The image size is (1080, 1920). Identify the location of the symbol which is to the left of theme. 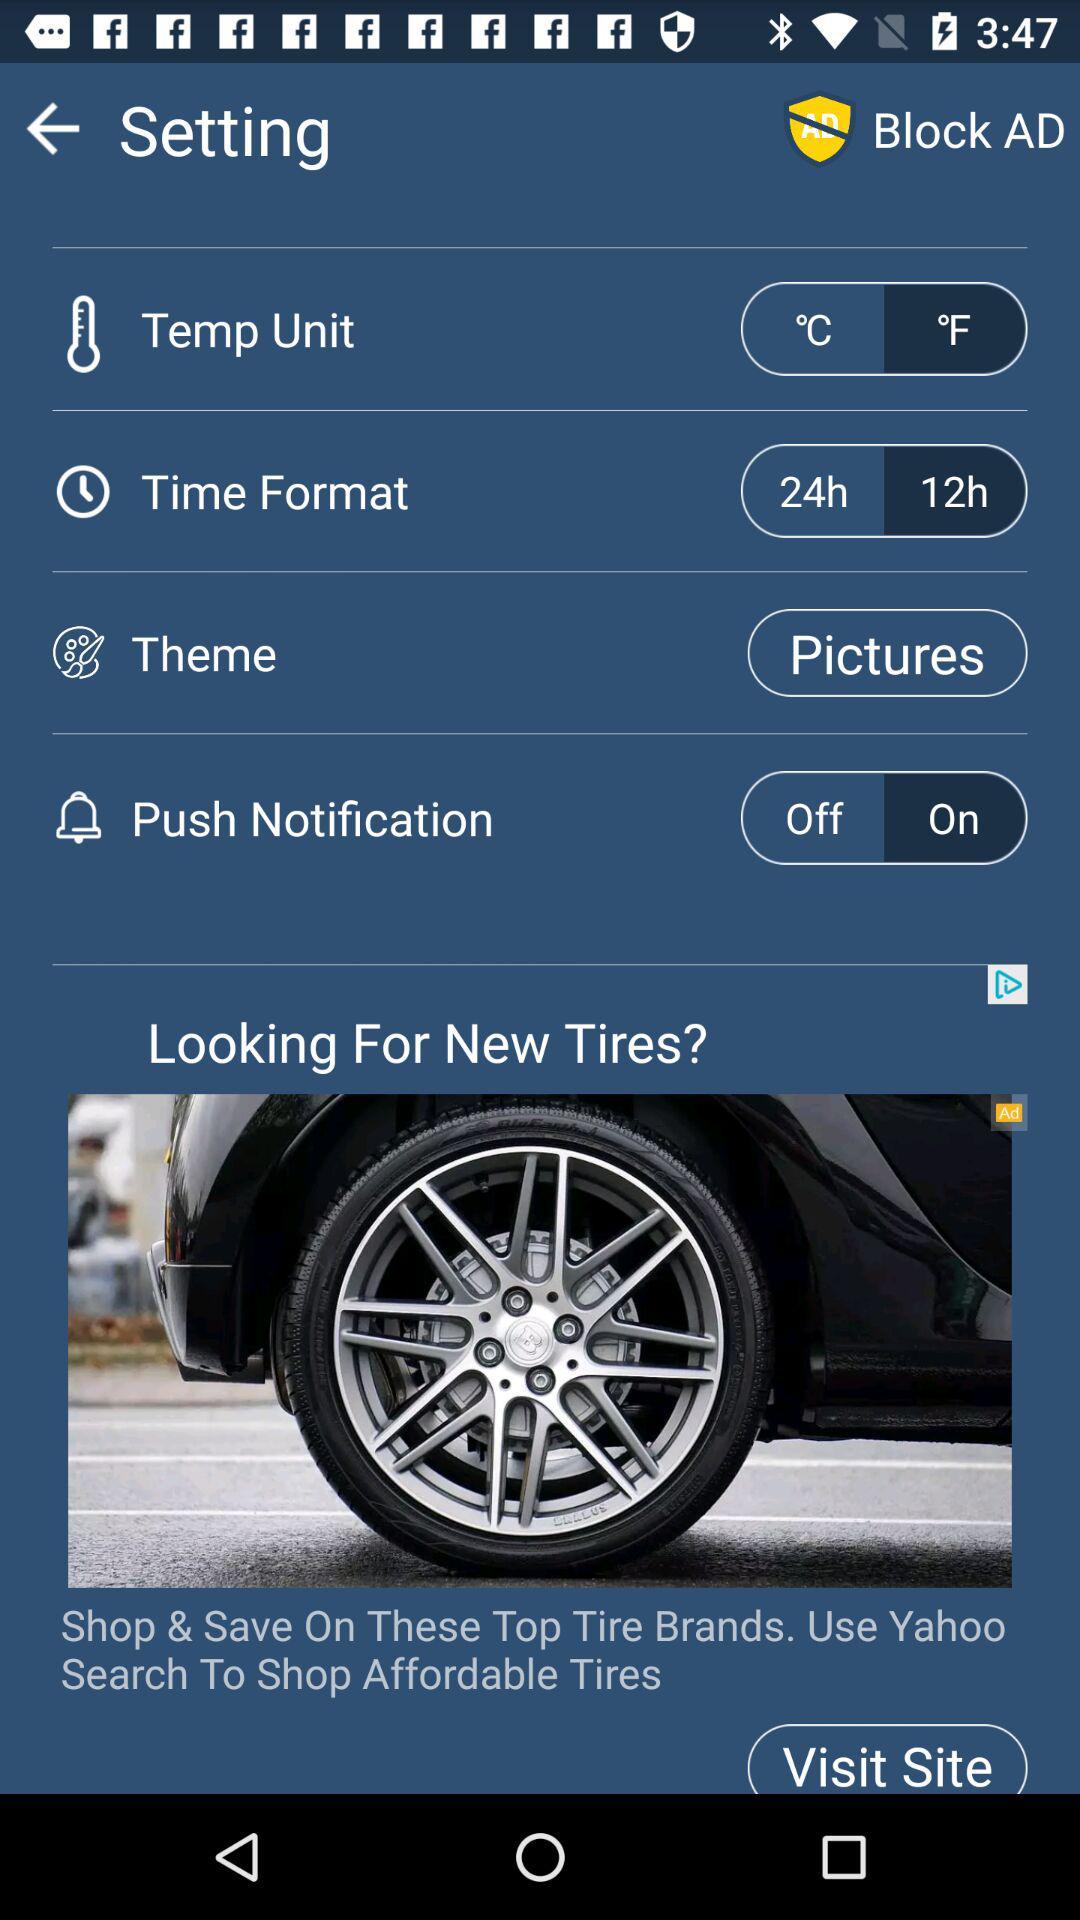
(77, 652).